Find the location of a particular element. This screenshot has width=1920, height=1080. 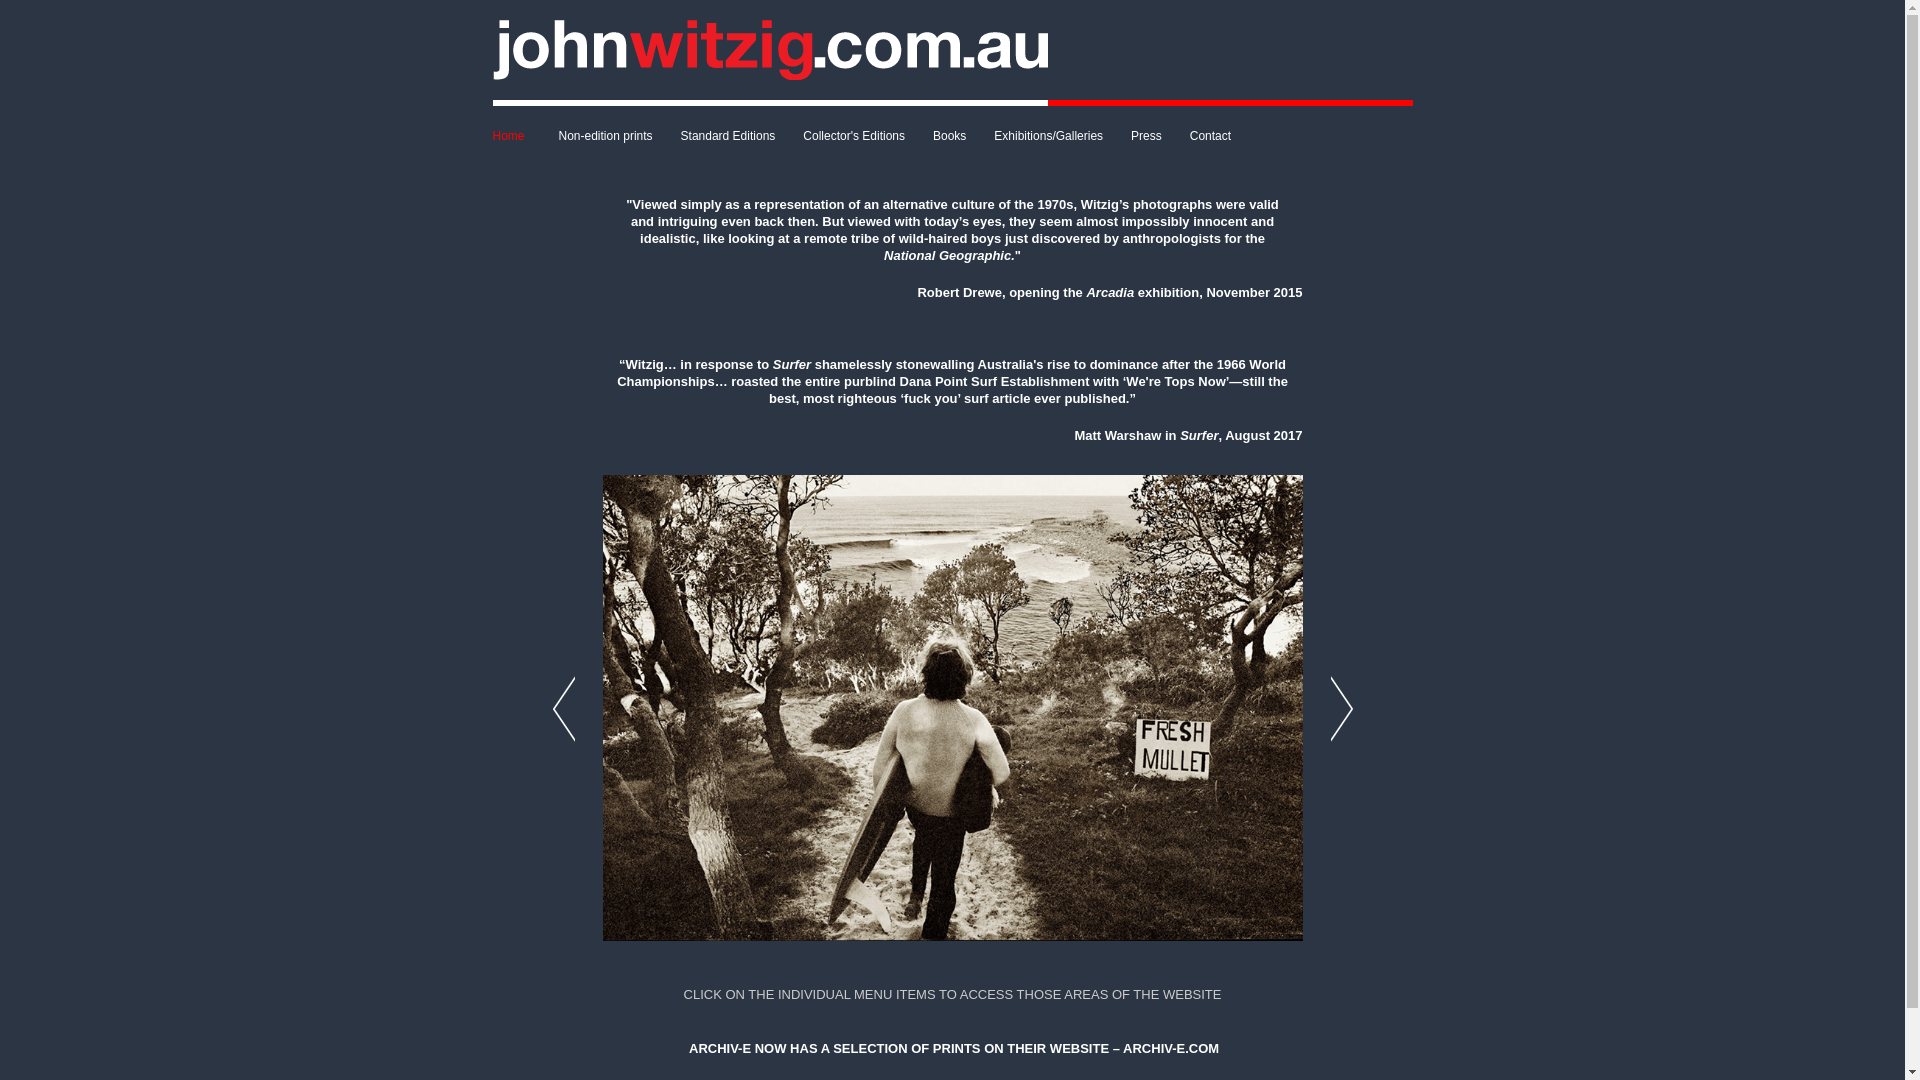

'Press' is located at coordinates (1146, 135).